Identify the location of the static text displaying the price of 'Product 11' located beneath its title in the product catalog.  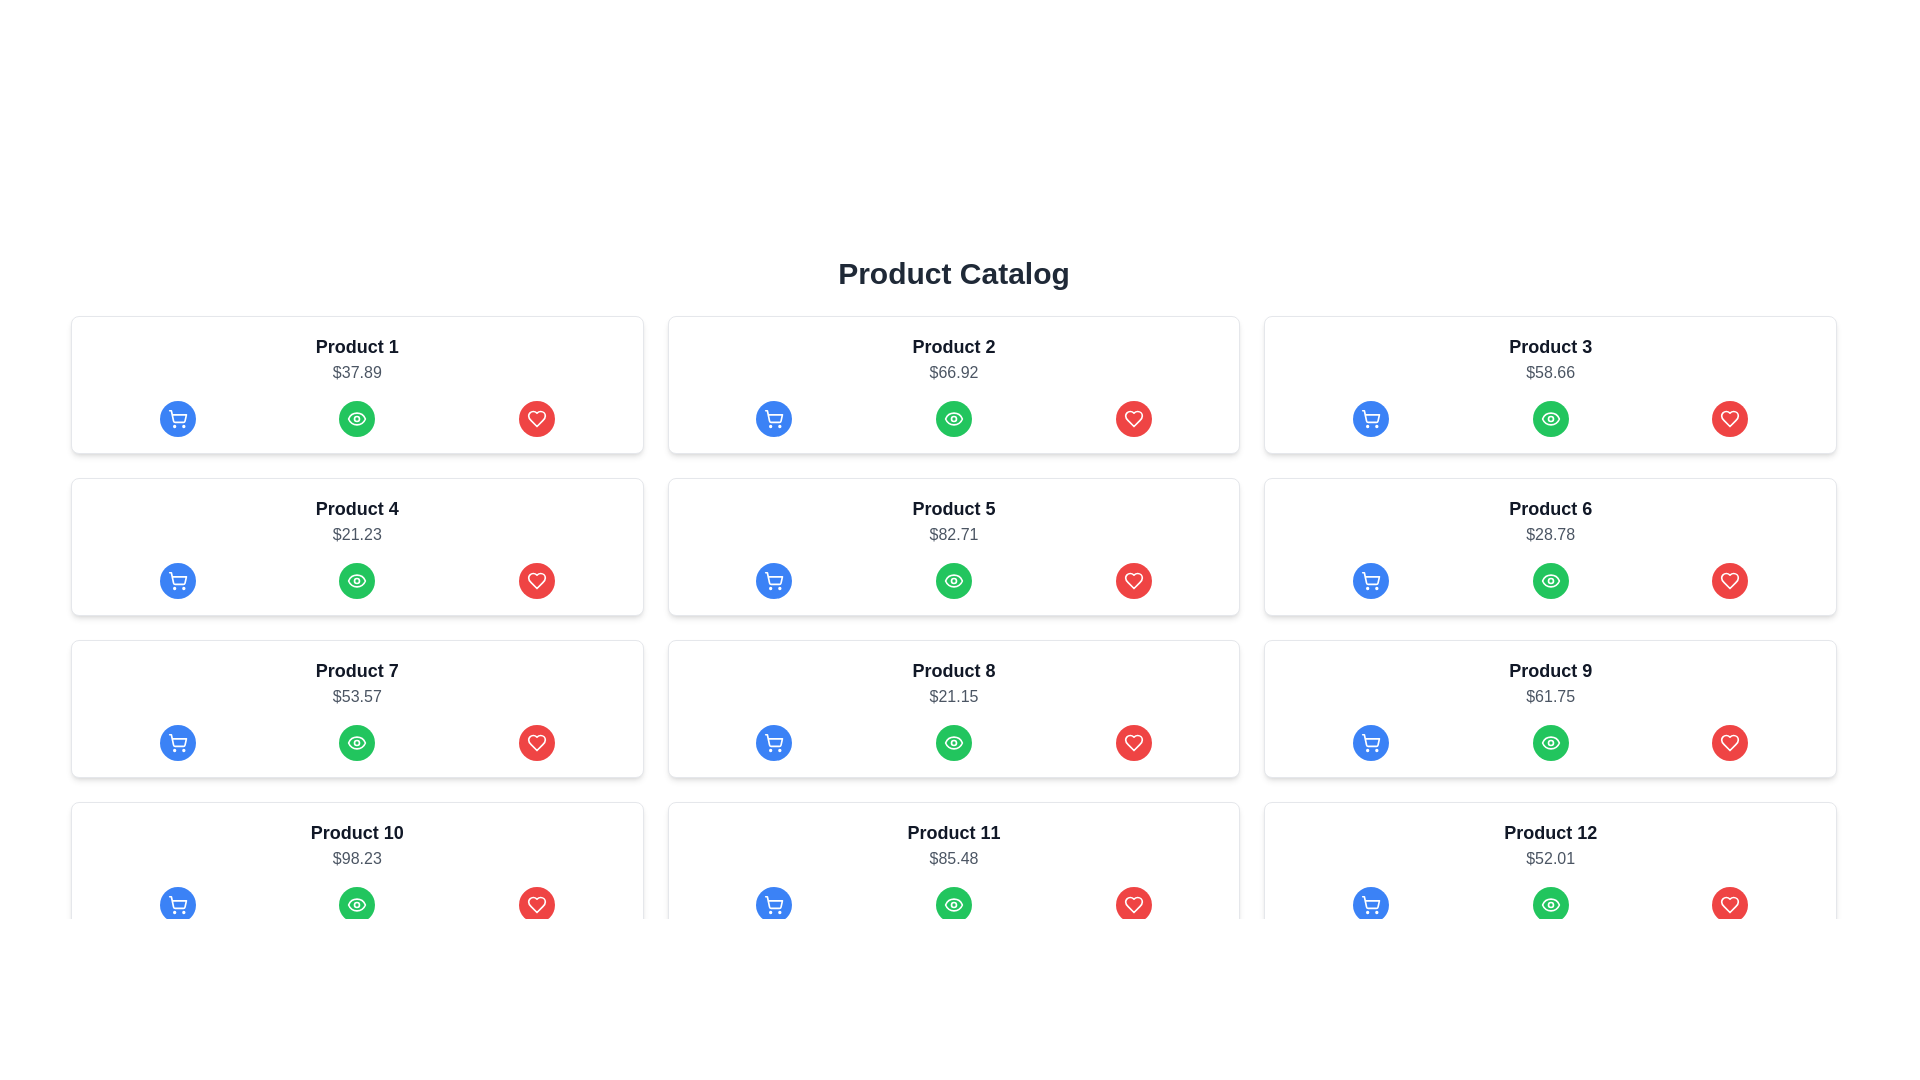
(953, 858).